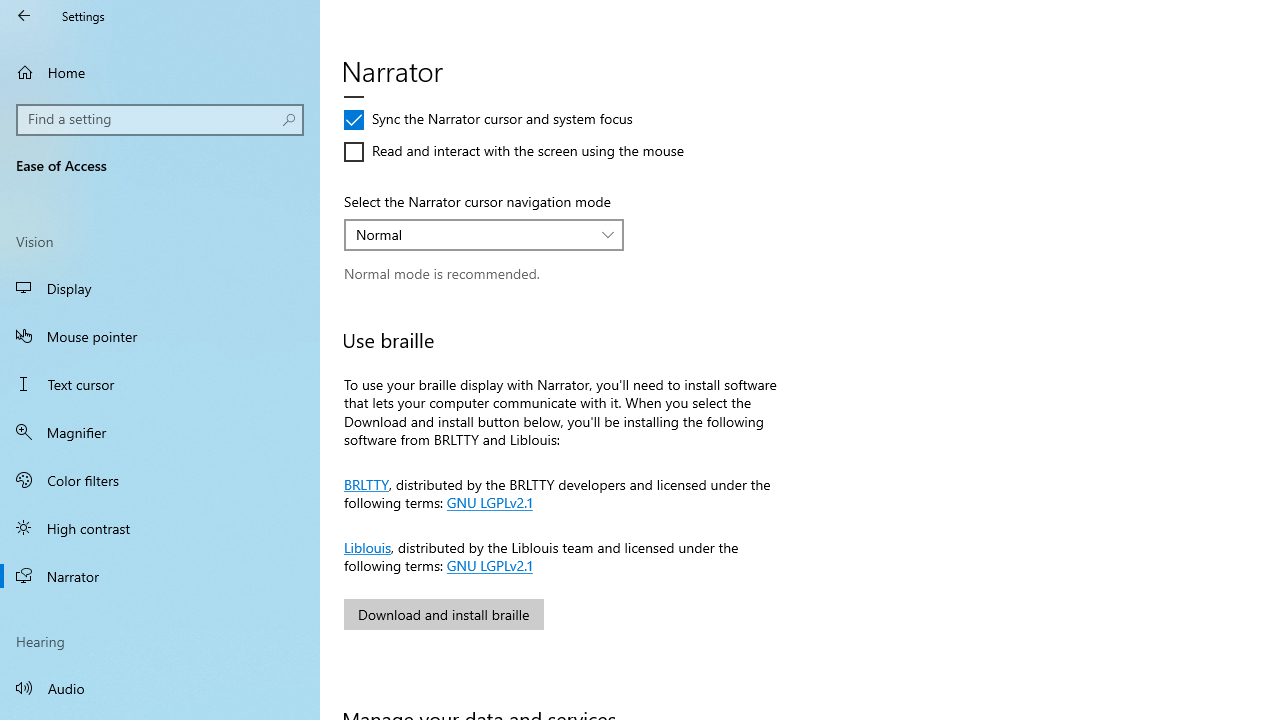 The width and height of the screenshot is (1280, 720). Describe the element at coordinates (472, 233) in the screenshot. I see `'Normal'` at that location.